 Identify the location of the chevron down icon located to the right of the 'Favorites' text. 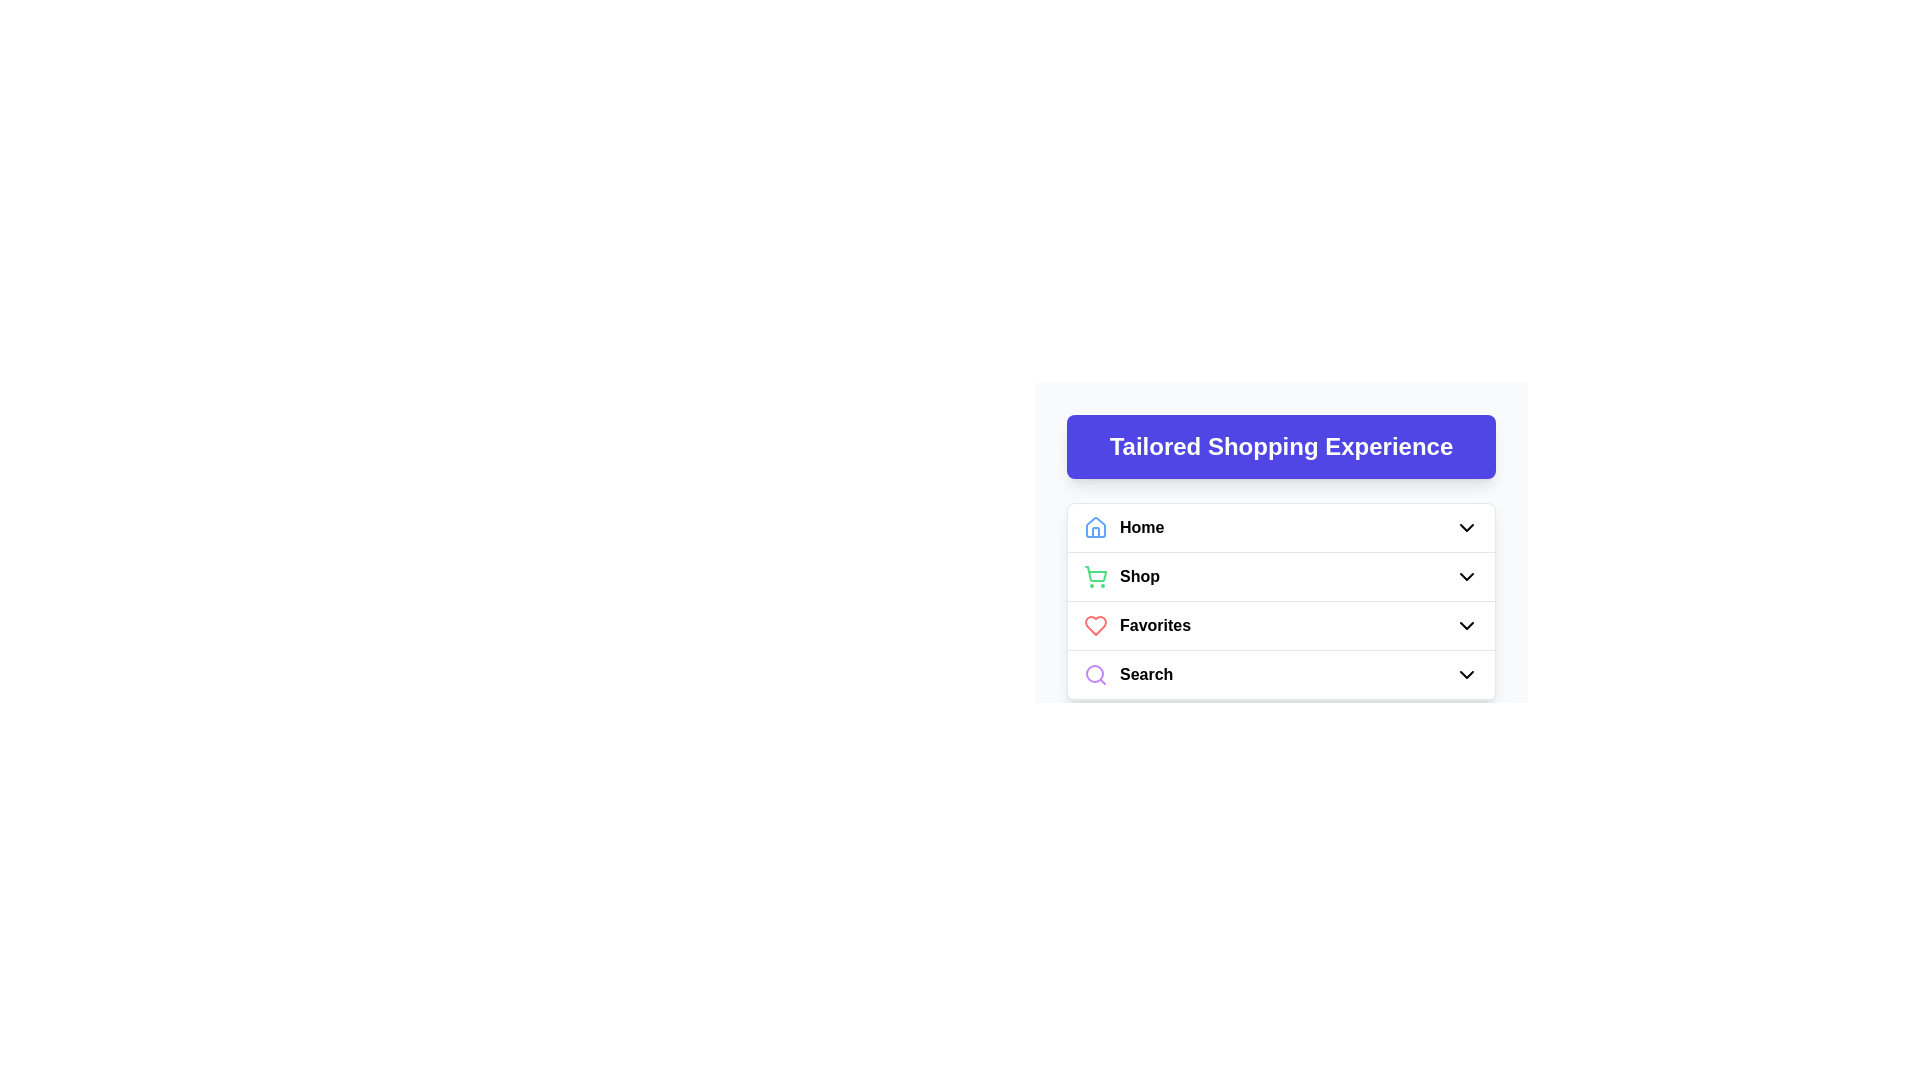
(1467, 624).